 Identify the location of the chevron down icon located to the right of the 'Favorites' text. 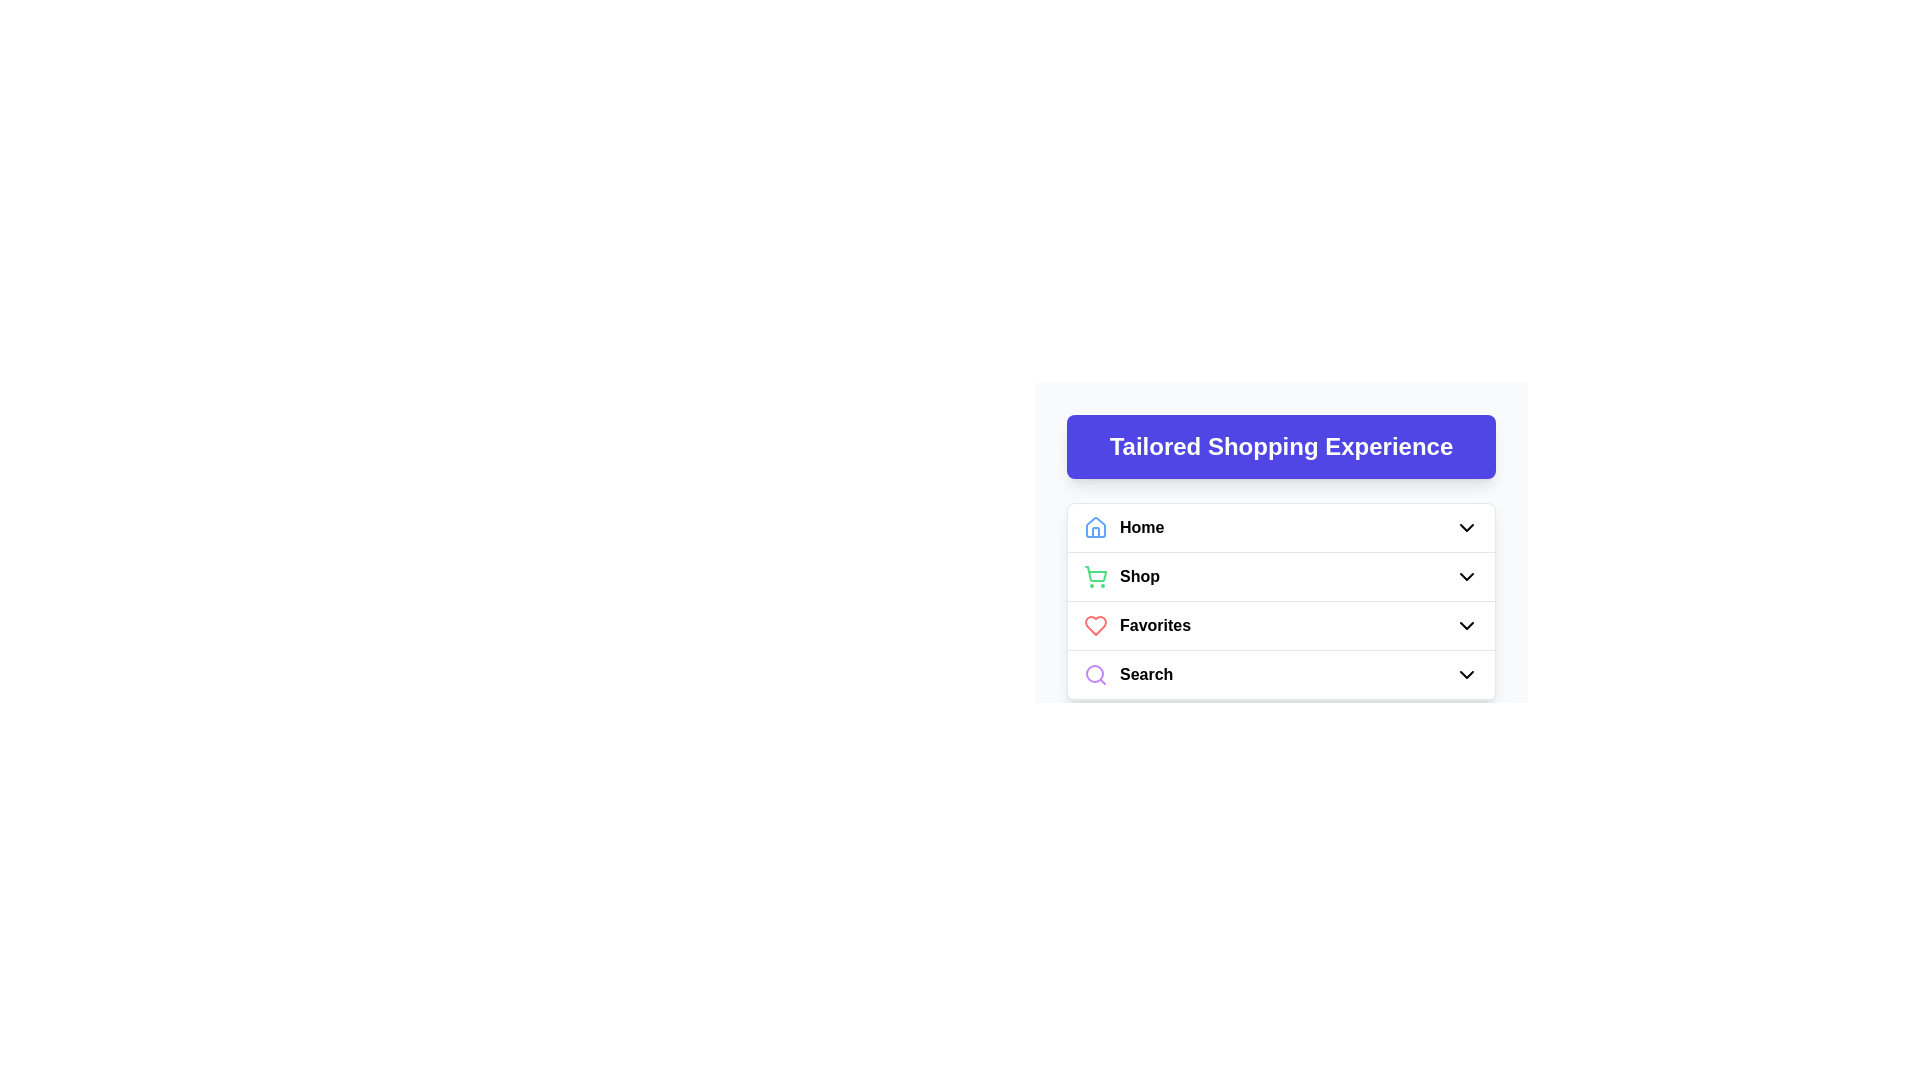
(1467, 624).